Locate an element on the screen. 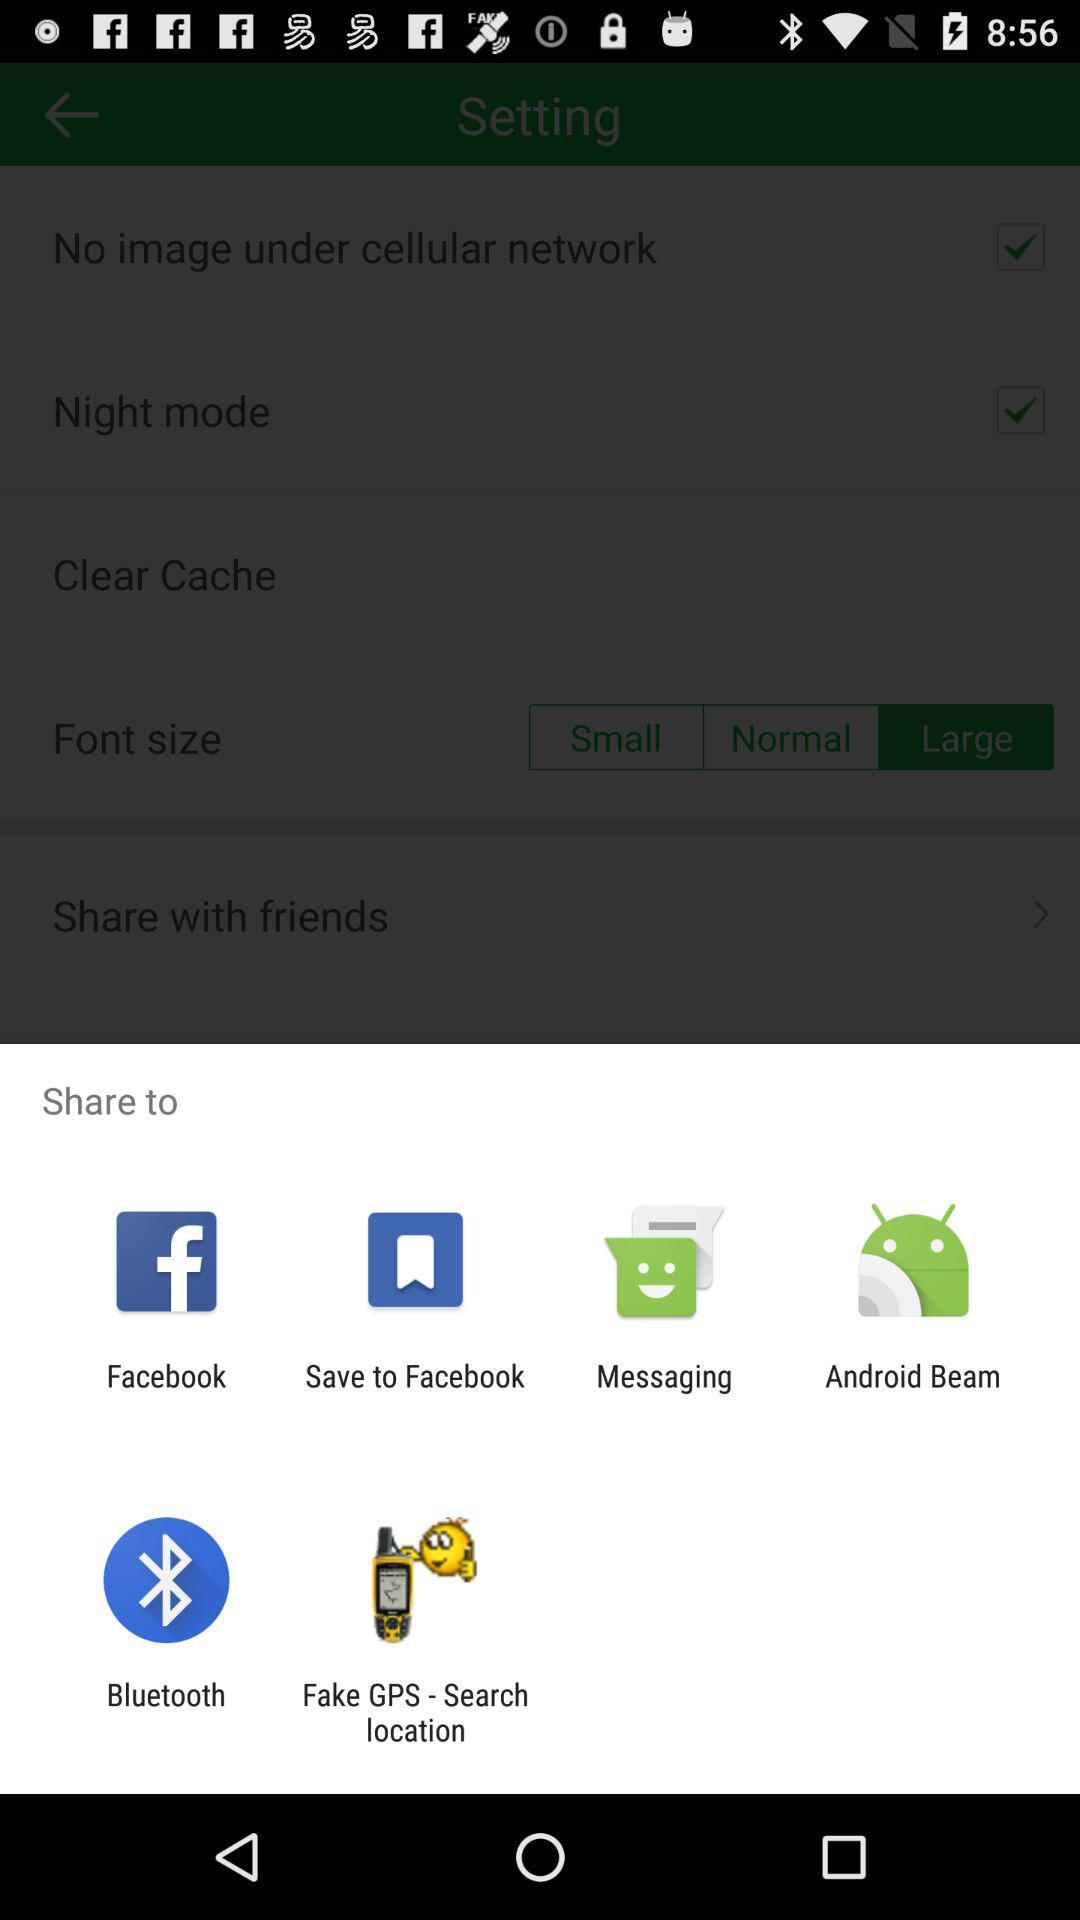 The image size is (1080, 1920). the android beam app is located at coordinates (913, 1392).